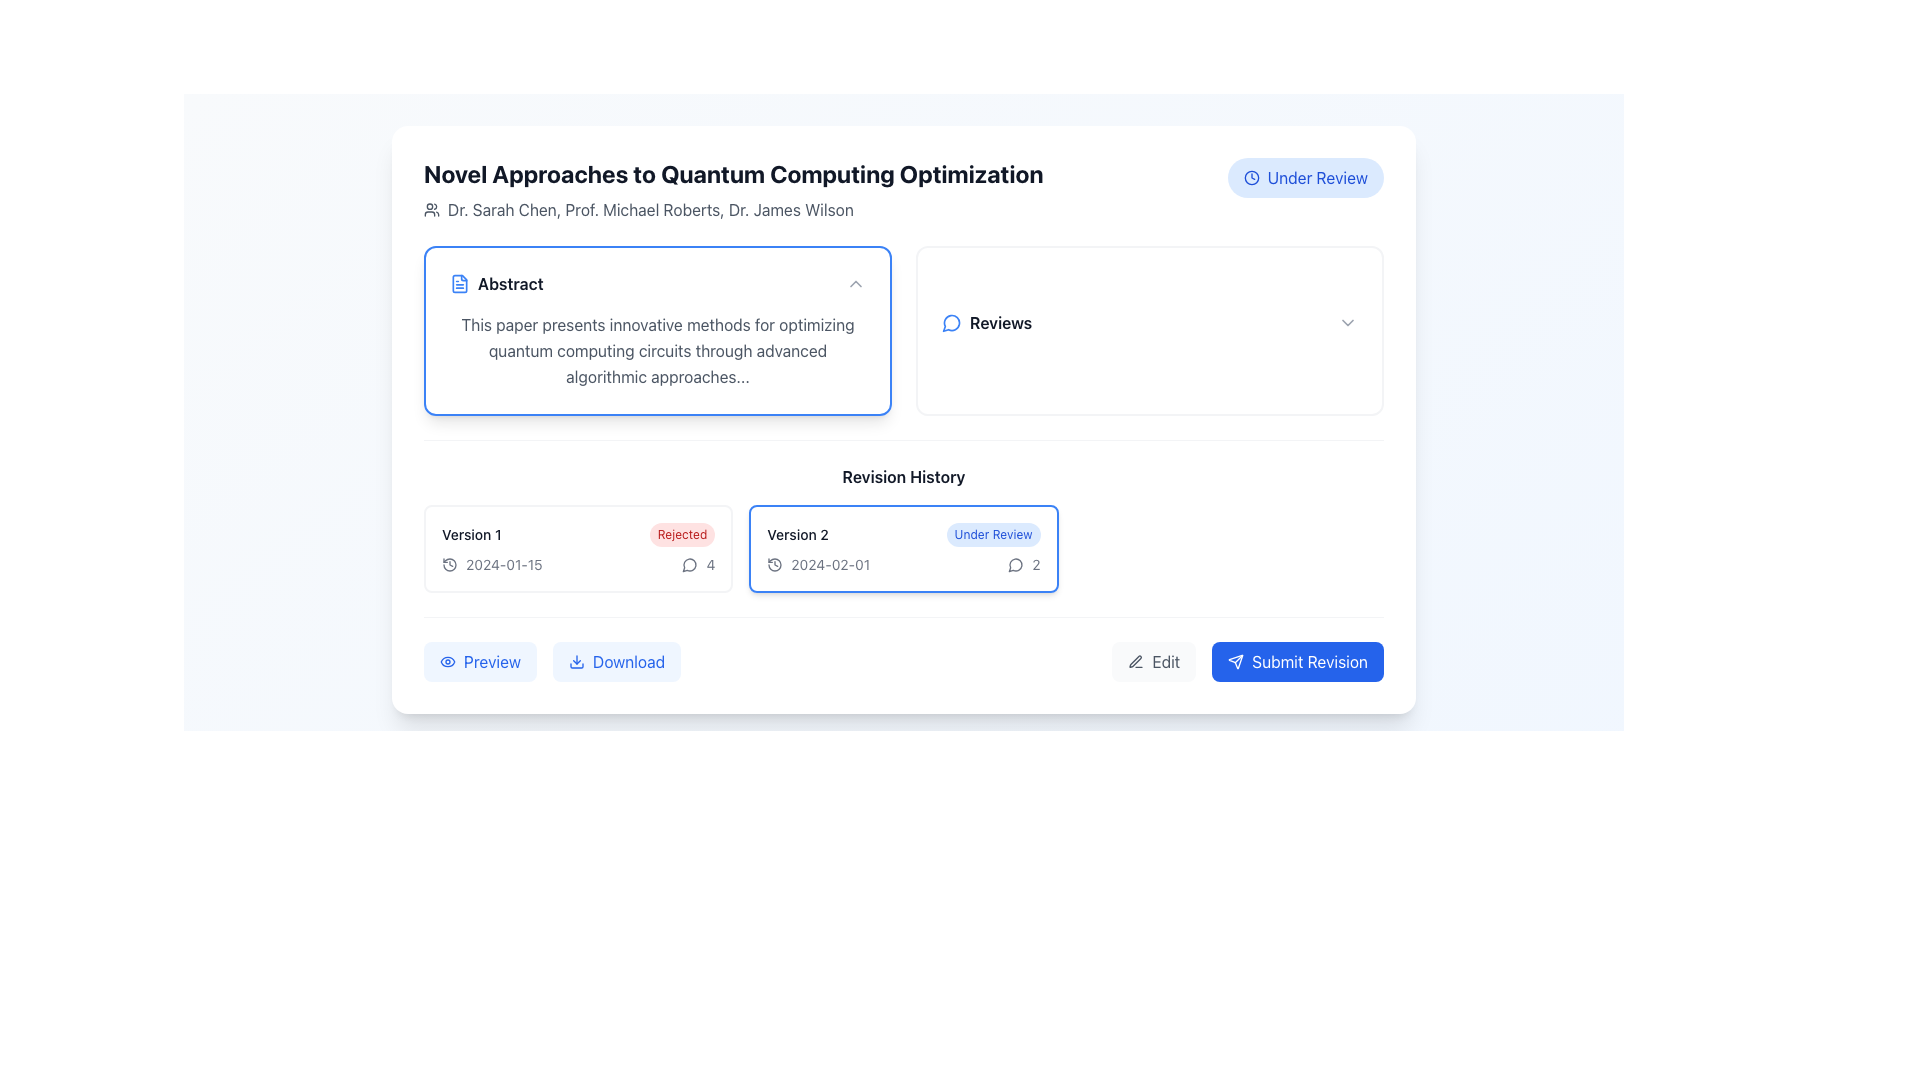 The image size is (1920, 1080). Describe the element at coordinates (902, 477) in the screenshot. I see `'Revision History' text heading to identify the section it introduces, which is located centrally above the versions of revisions` at that location.